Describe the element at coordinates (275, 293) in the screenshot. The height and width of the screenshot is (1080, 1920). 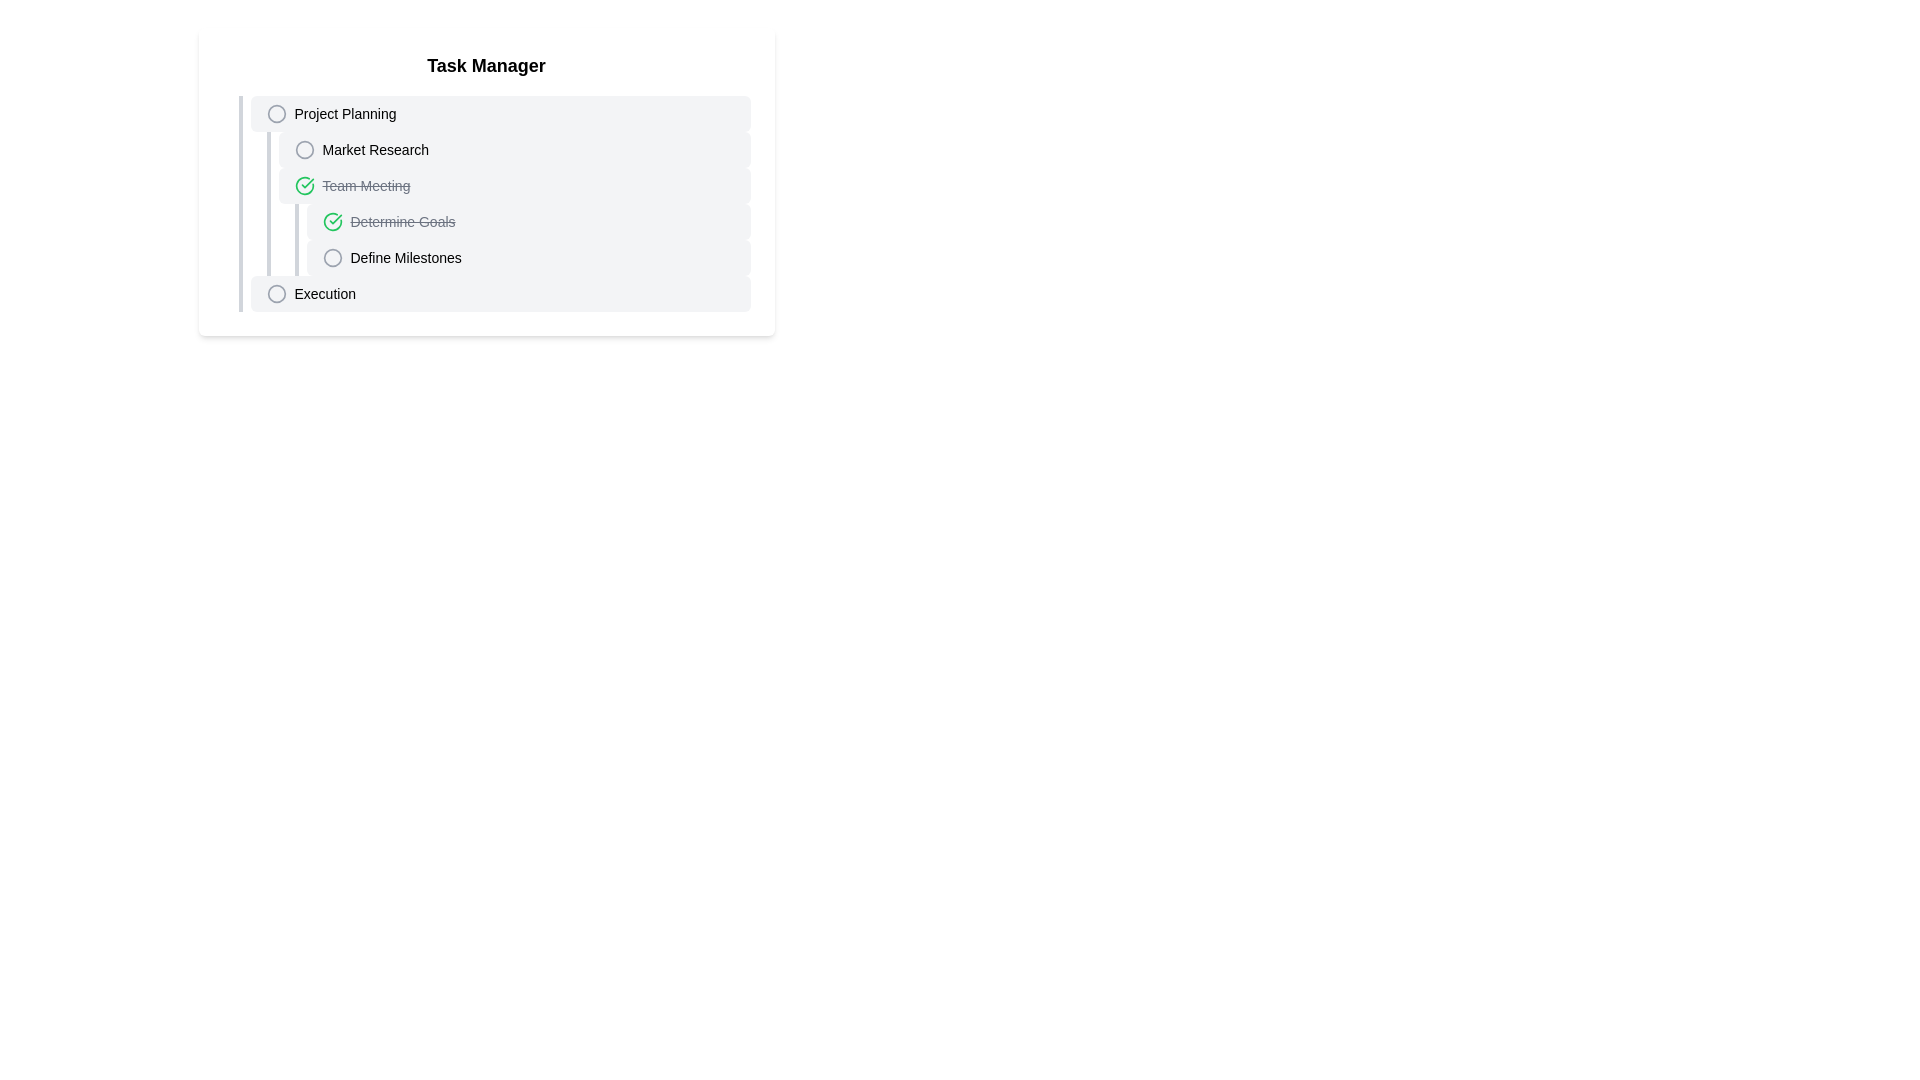
I see `the status indicator icon (circle with center dot) located under the 'Execution' task label in the Task Manager interface` at that location.